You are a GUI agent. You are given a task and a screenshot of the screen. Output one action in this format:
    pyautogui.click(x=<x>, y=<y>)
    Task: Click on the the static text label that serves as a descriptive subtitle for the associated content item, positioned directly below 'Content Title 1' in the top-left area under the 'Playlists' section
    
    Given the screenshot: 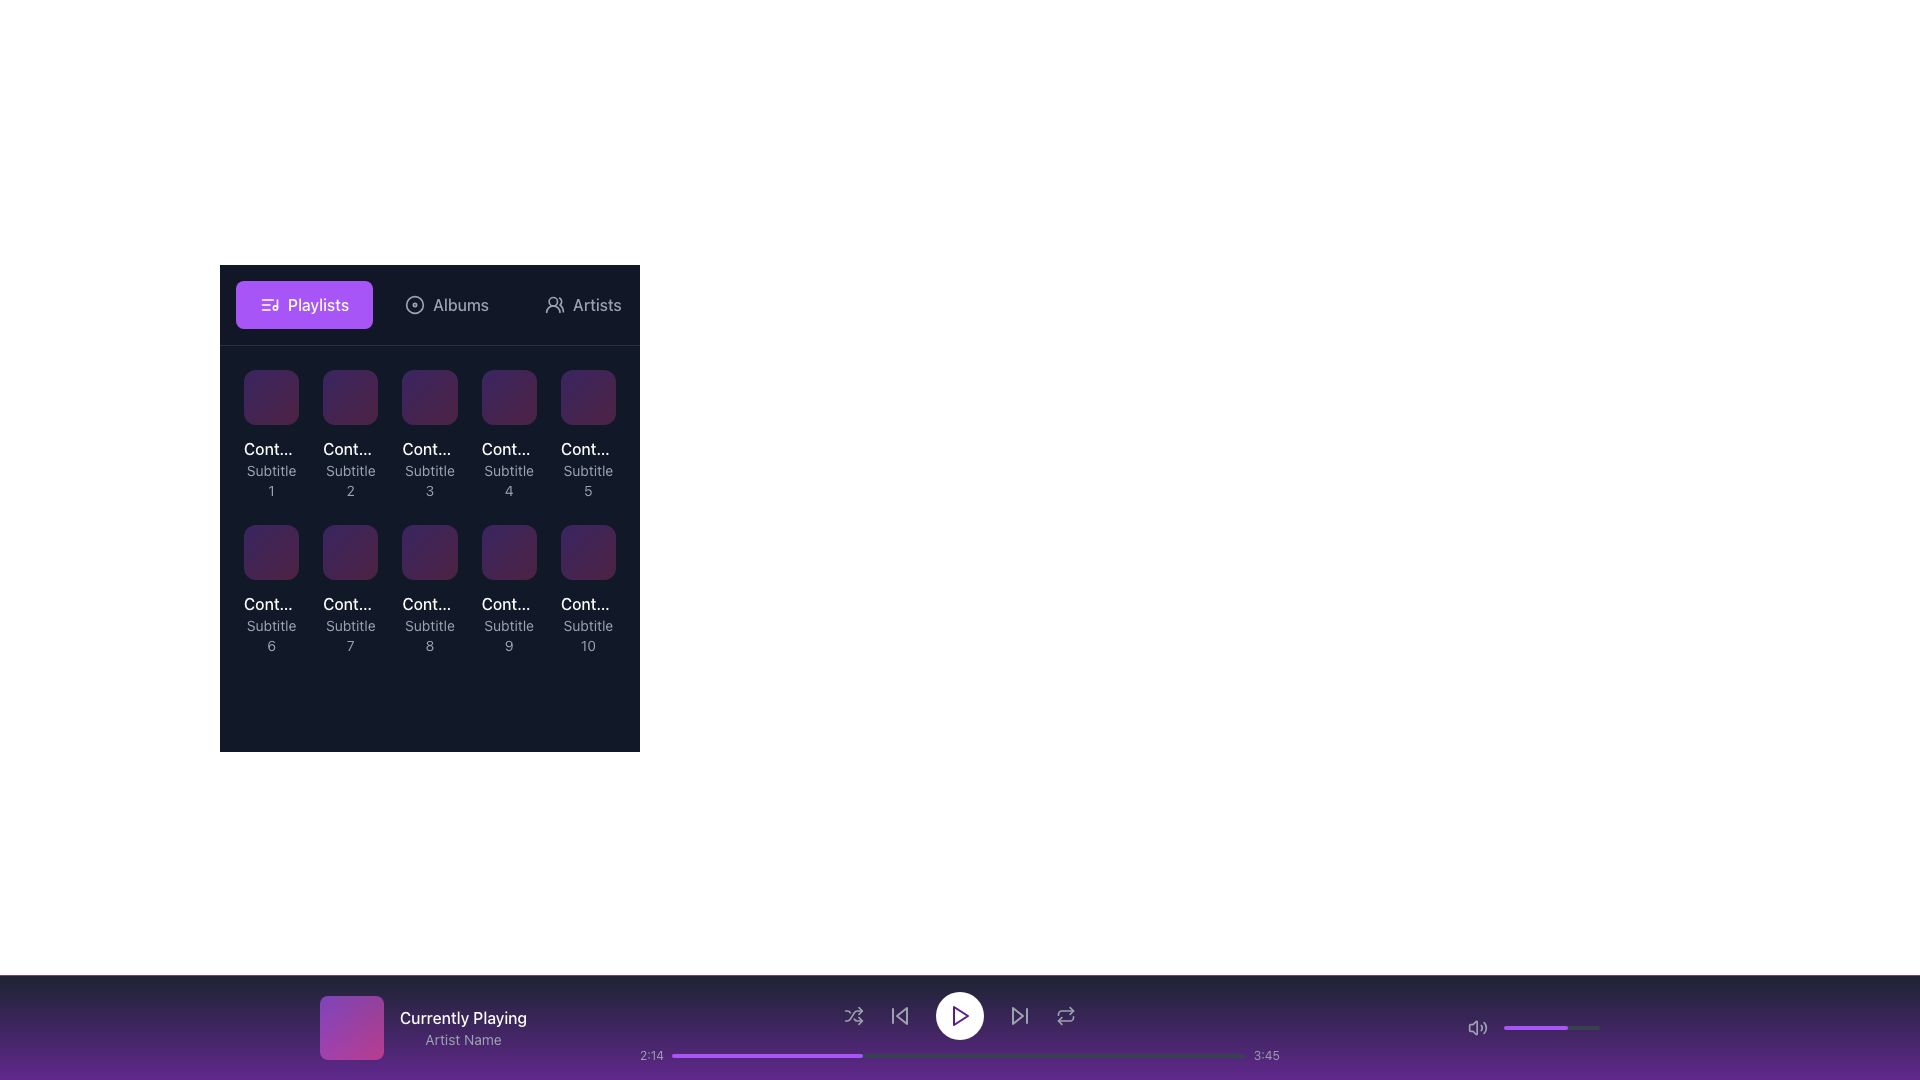 What is the action you would take?
    pyautogui.click(x=270, y=481)
    